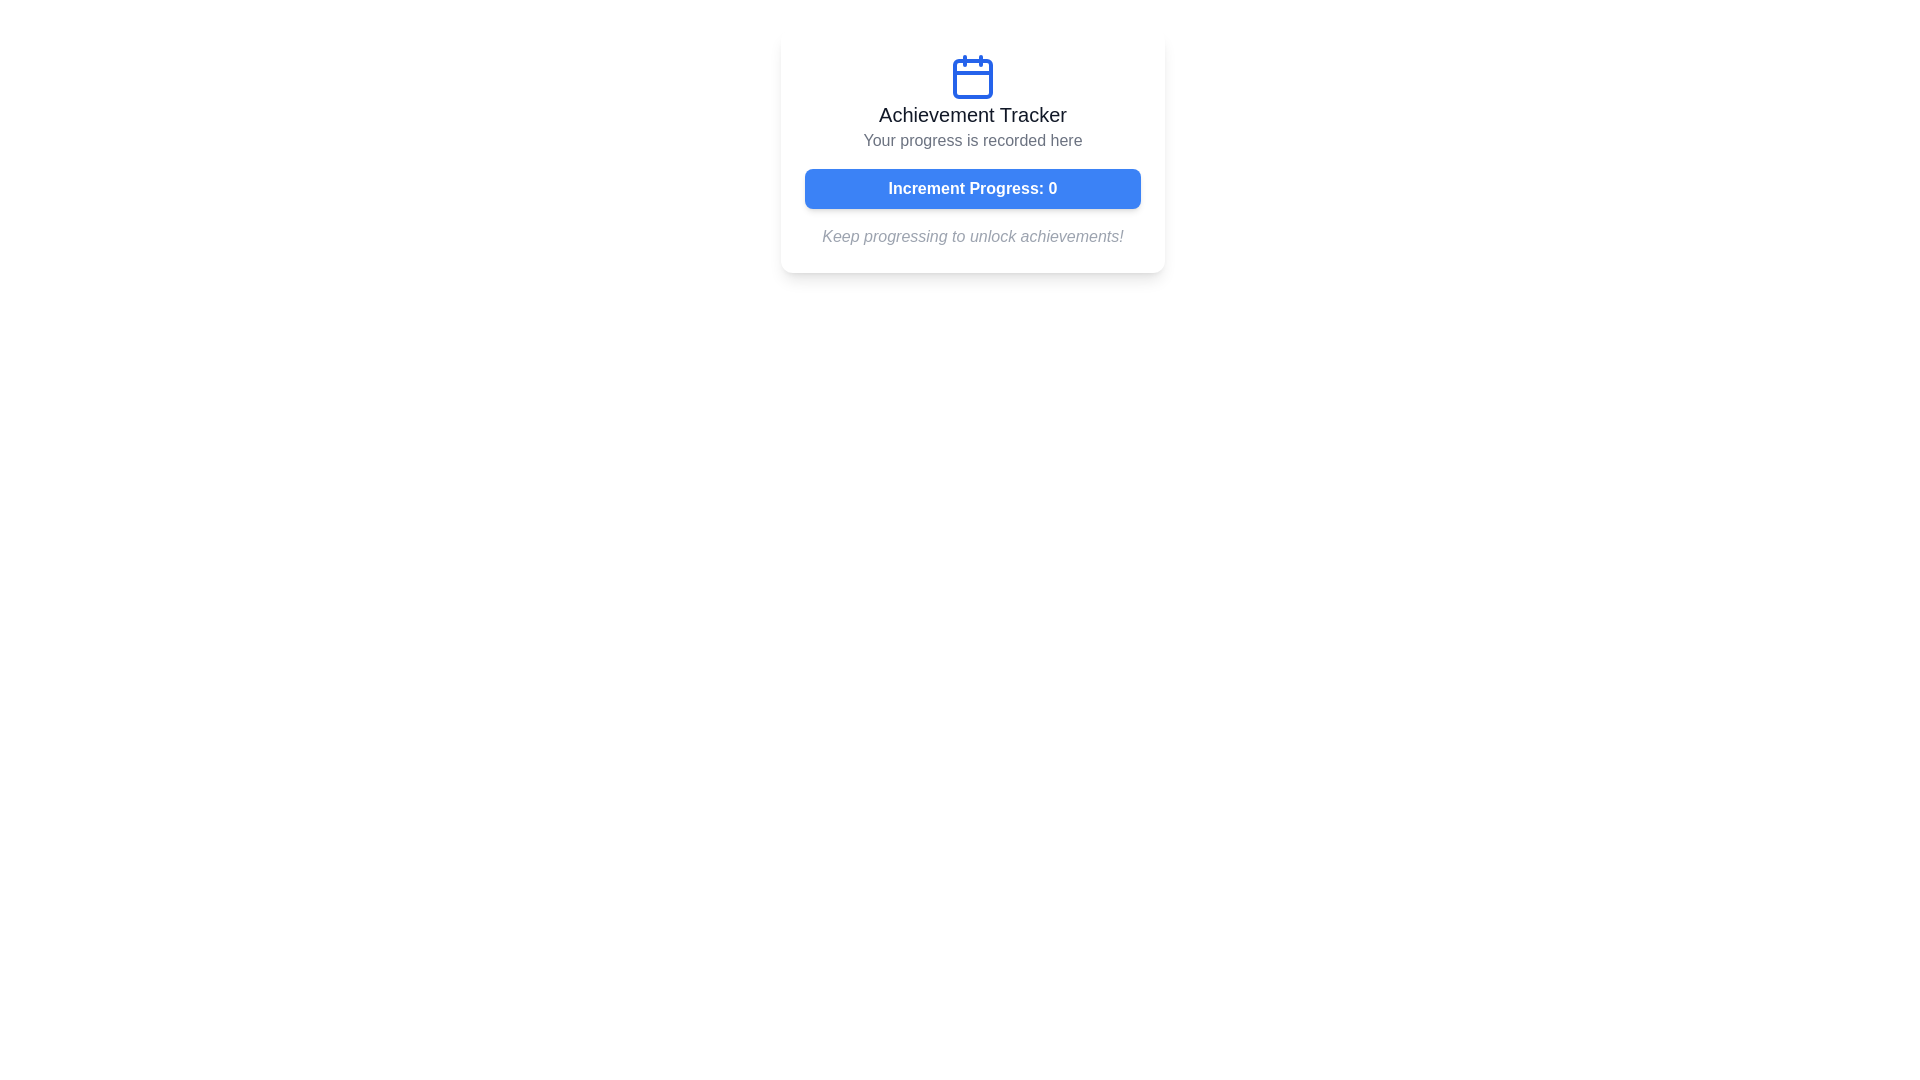 The width and height of the screenshot is (1920, 1080). What do you see at coordinates (973, 189) in the screenshot?
I see `the rectangular blue button labeled 'Increment Progress: 0' to observe its hover effects` at bounding box center [973, 189].